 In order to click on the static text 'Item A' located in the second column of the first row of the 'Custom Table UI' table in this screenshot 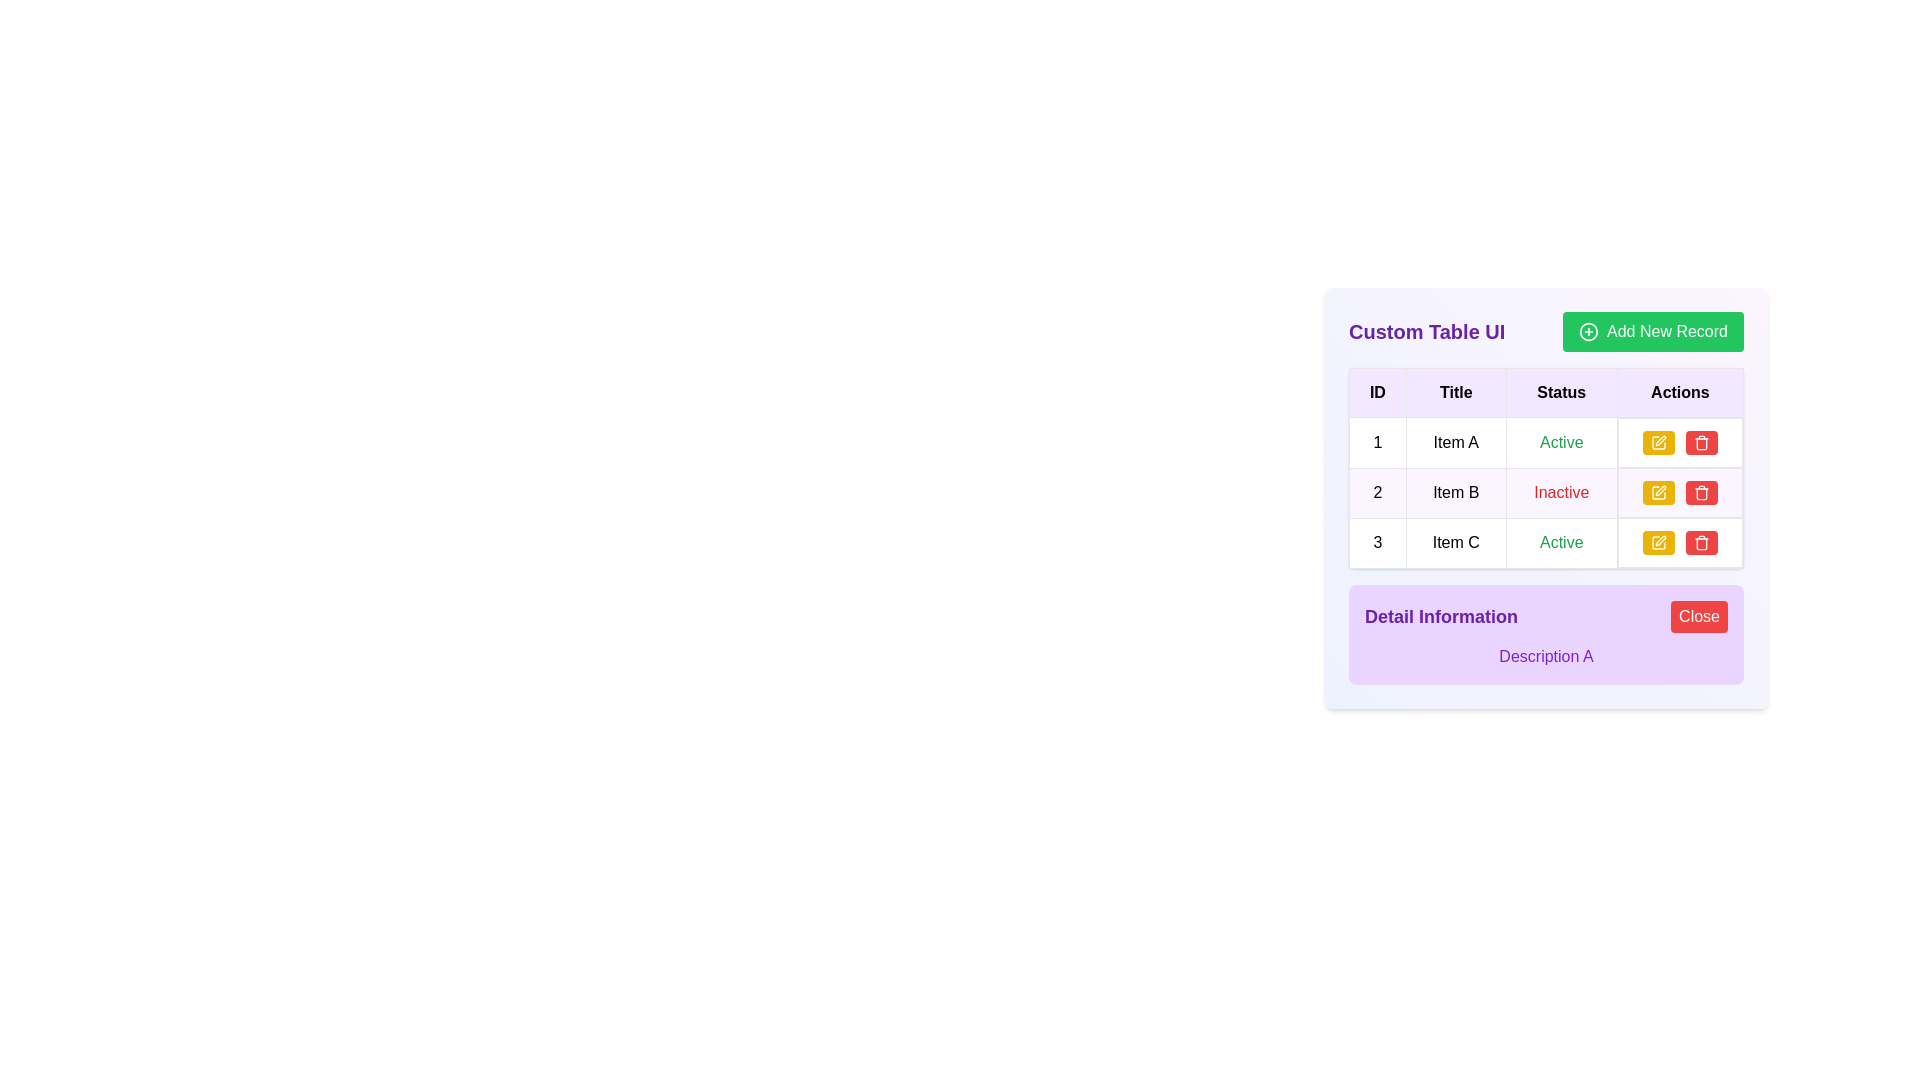, I will do `click(1456, 441)`.